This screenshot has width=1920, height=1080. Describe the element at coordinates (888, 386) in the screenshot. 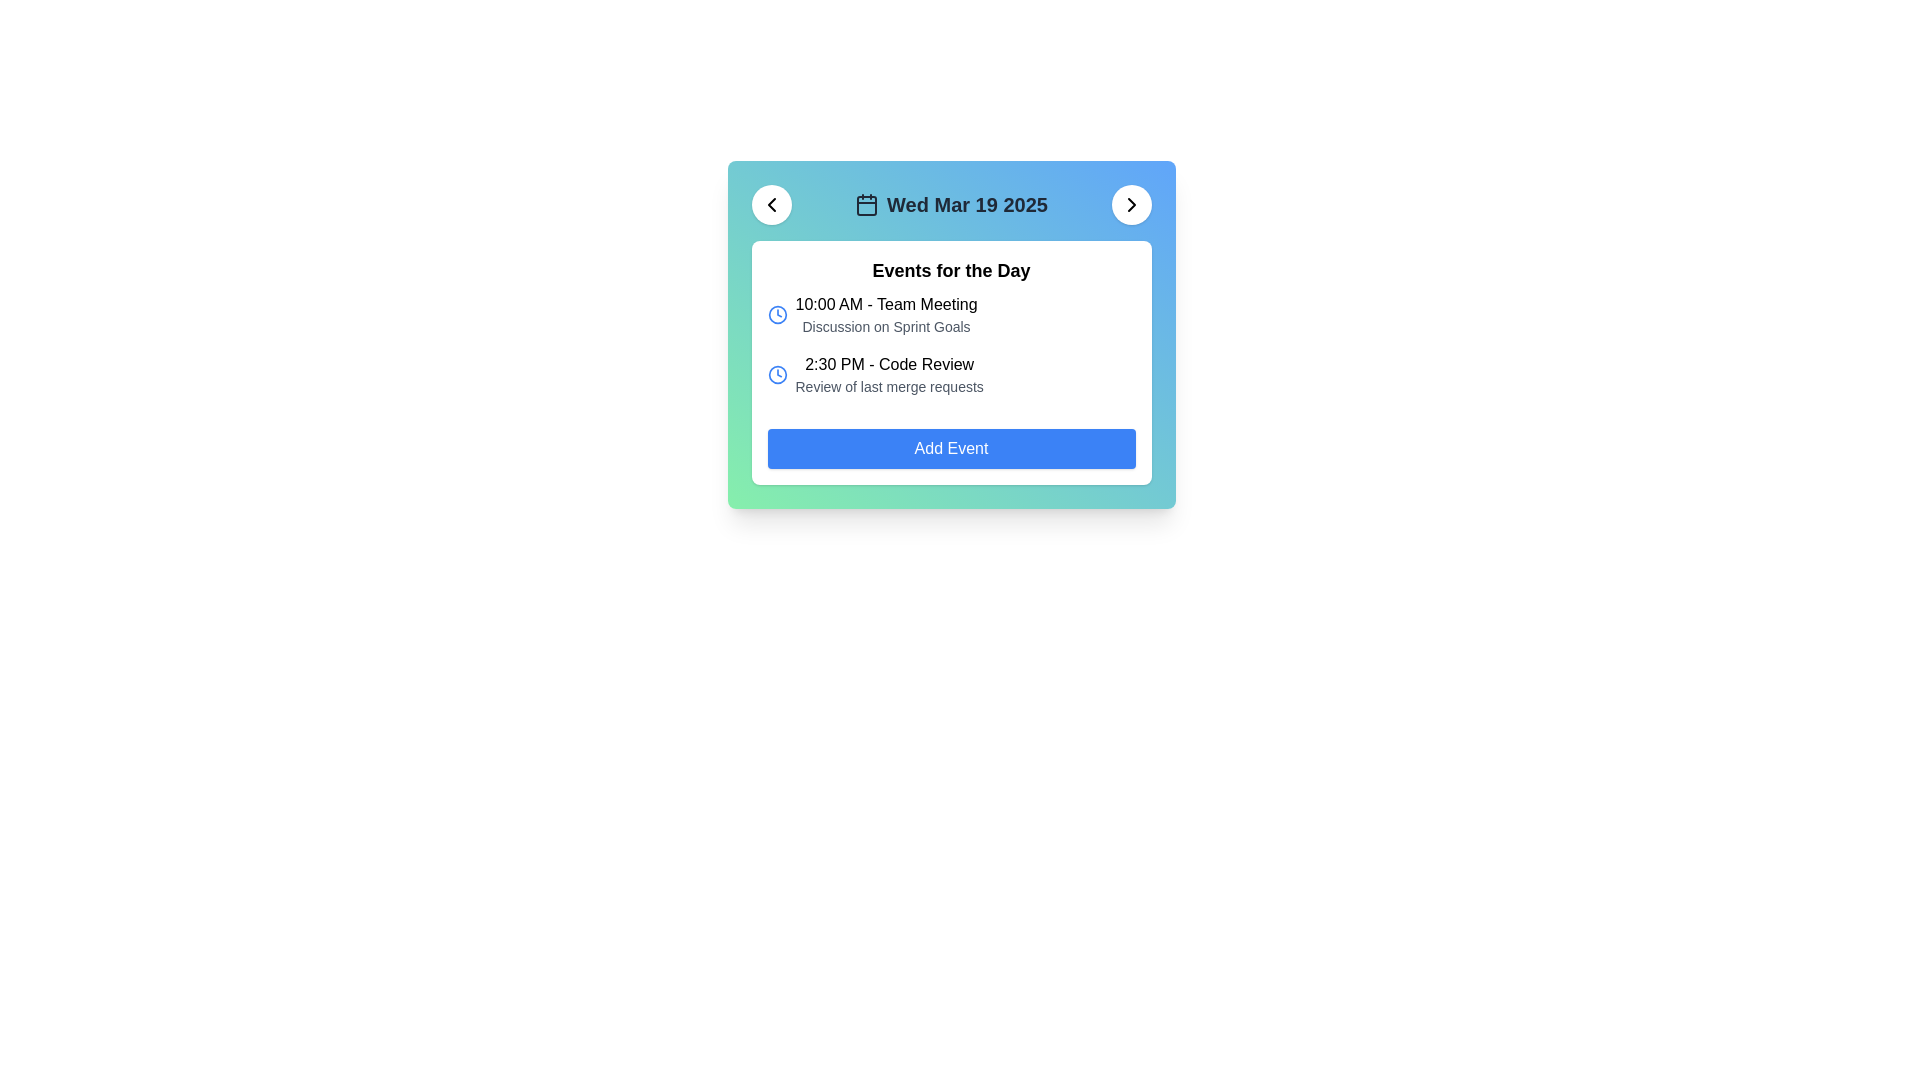

I see `the text label that says 'Review of last merge requests', which is positioned directly beneath '2:30 PM - Code Review' in the main content section under 'Events for the Day'` at that location.